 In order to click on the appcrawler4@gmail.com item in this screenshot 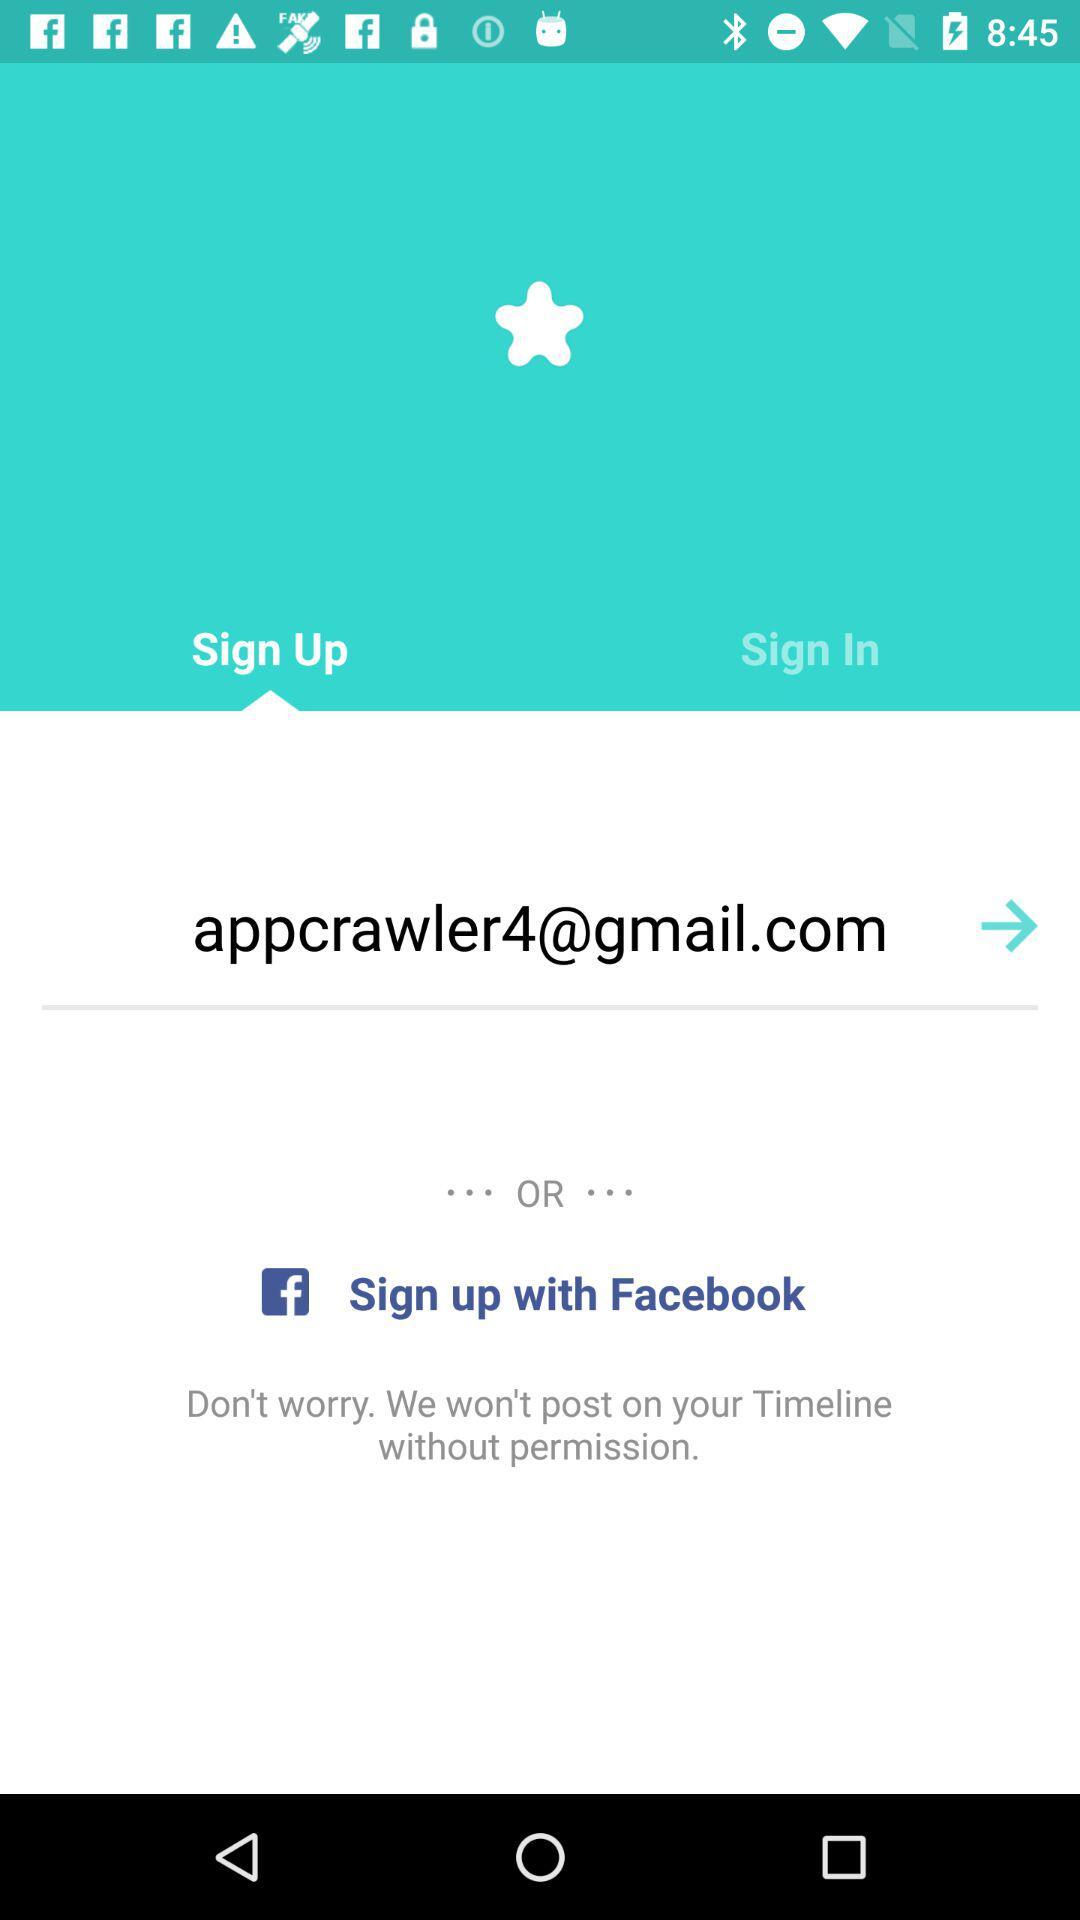, I will do `click(540, 925)`.